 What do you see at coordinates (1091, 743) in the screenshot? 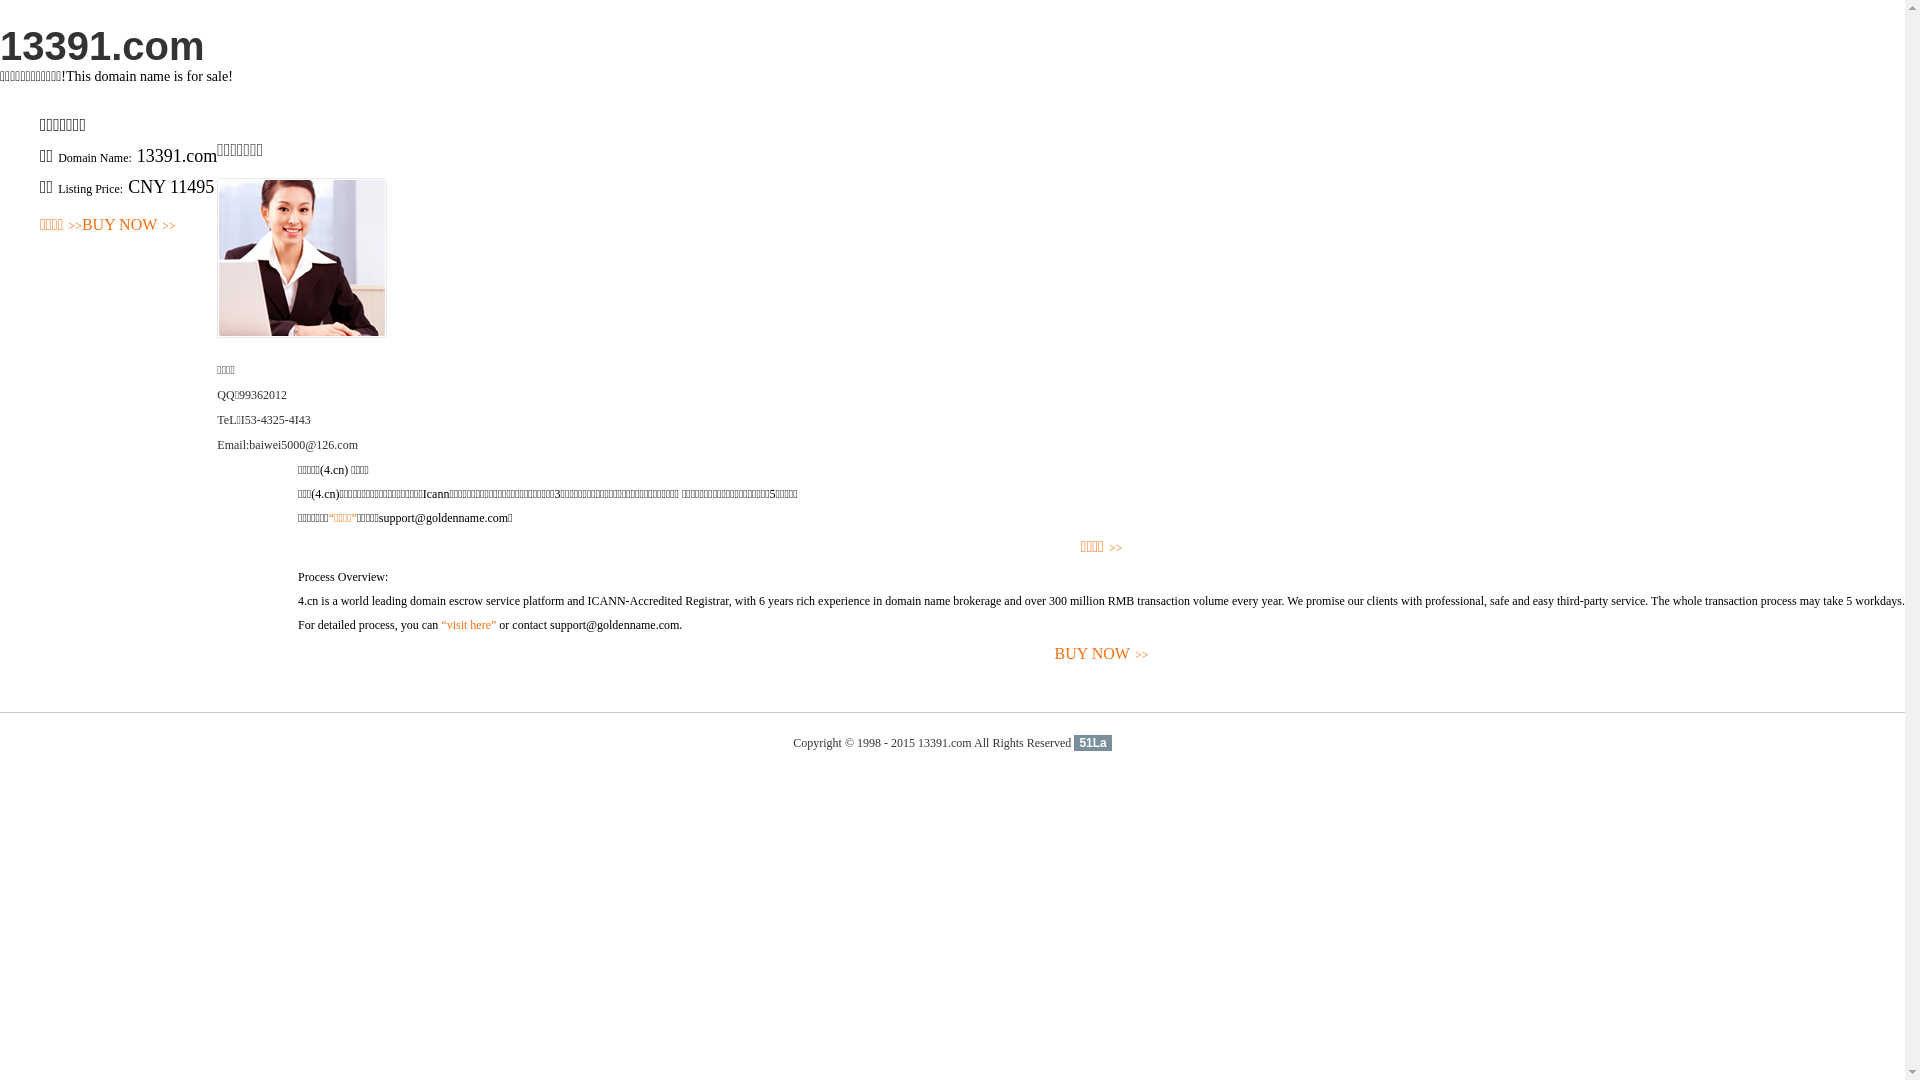
I see `'51La'` at bounding box center [1091, 743].